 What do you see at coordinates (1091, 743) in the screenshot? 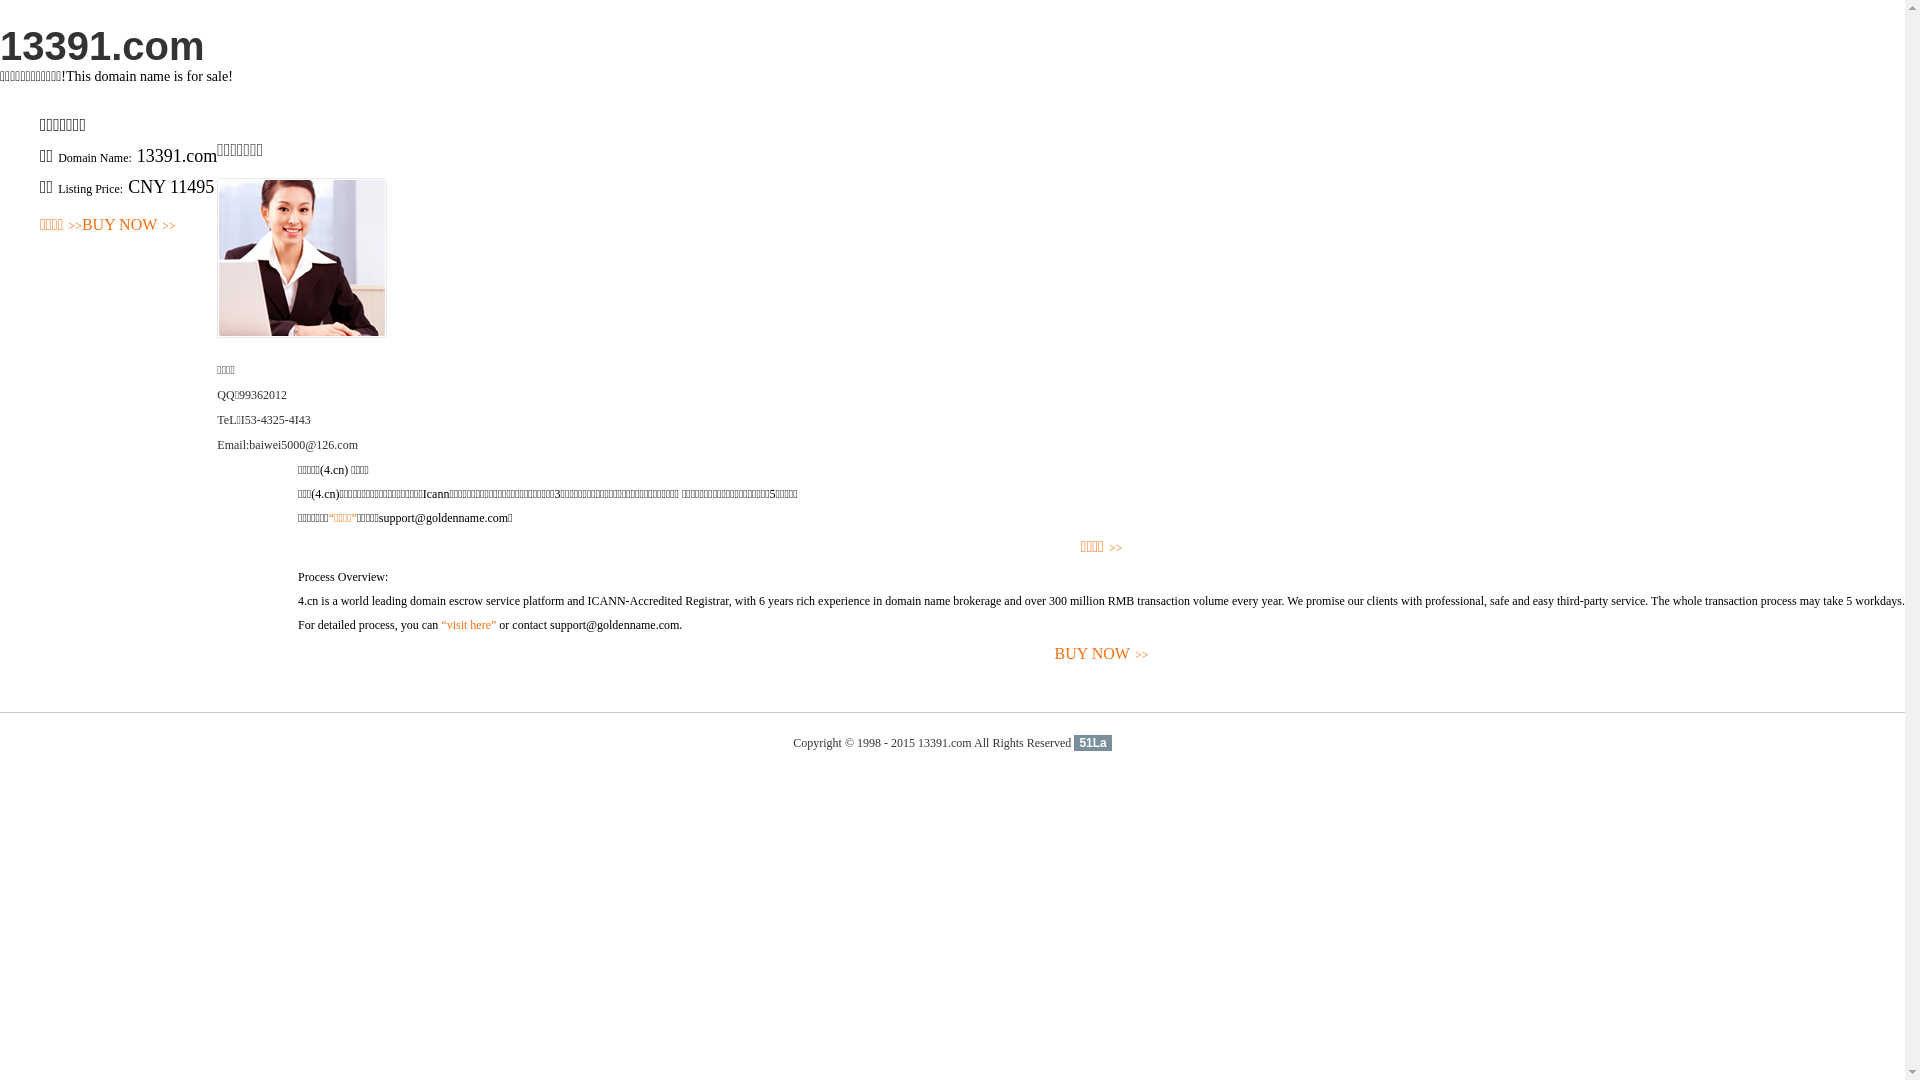
I see `'51La'` at bounding box center [1091, 743].